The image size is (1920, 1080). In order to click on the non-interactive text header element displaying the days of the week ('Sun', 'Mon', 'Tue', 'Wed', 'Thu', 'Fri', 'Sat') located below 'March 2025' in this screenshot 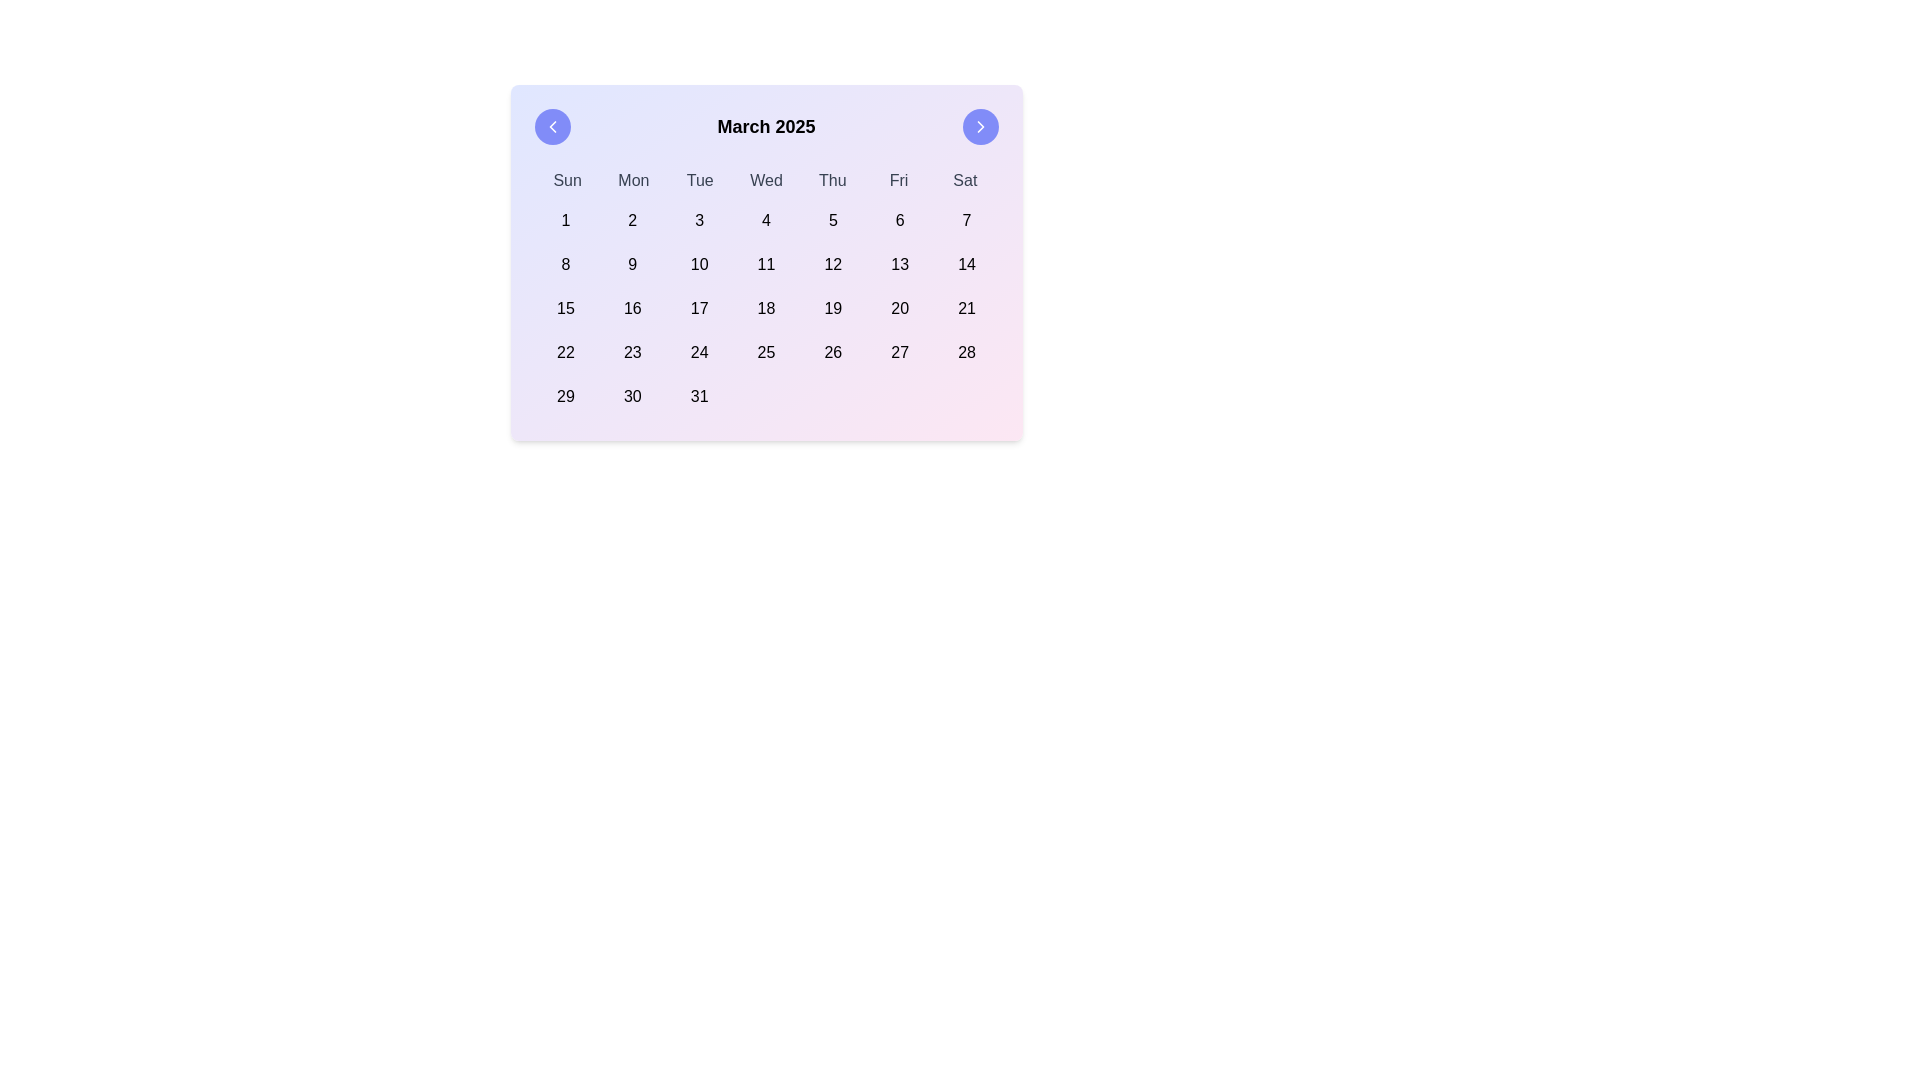, I will do `click(765, 181)`.